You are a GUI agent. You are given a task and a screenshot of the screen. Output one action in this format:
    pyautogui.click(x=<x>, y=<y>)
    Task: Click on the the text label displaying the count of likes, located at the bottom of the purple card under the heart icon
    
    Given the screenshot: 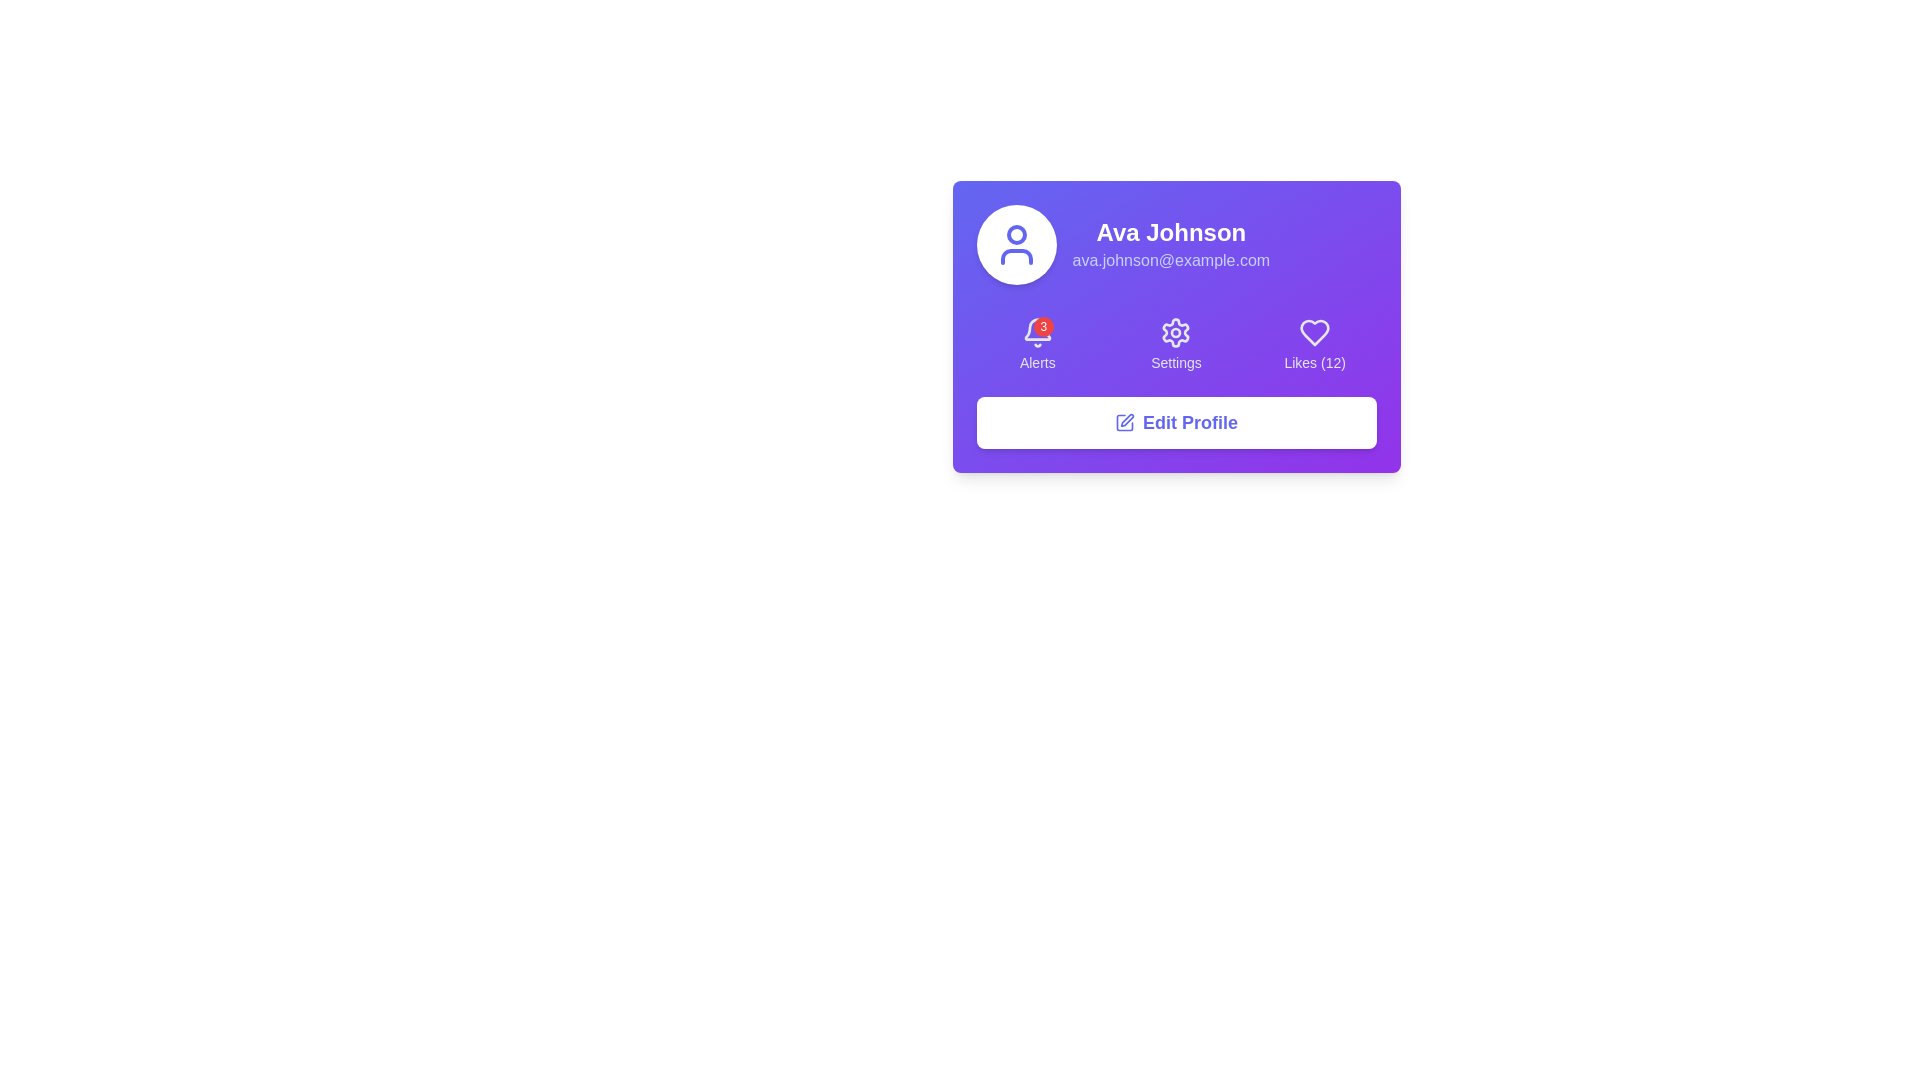 What is the action you would take?
    pyautogui.click(x=1315, y=362)
    